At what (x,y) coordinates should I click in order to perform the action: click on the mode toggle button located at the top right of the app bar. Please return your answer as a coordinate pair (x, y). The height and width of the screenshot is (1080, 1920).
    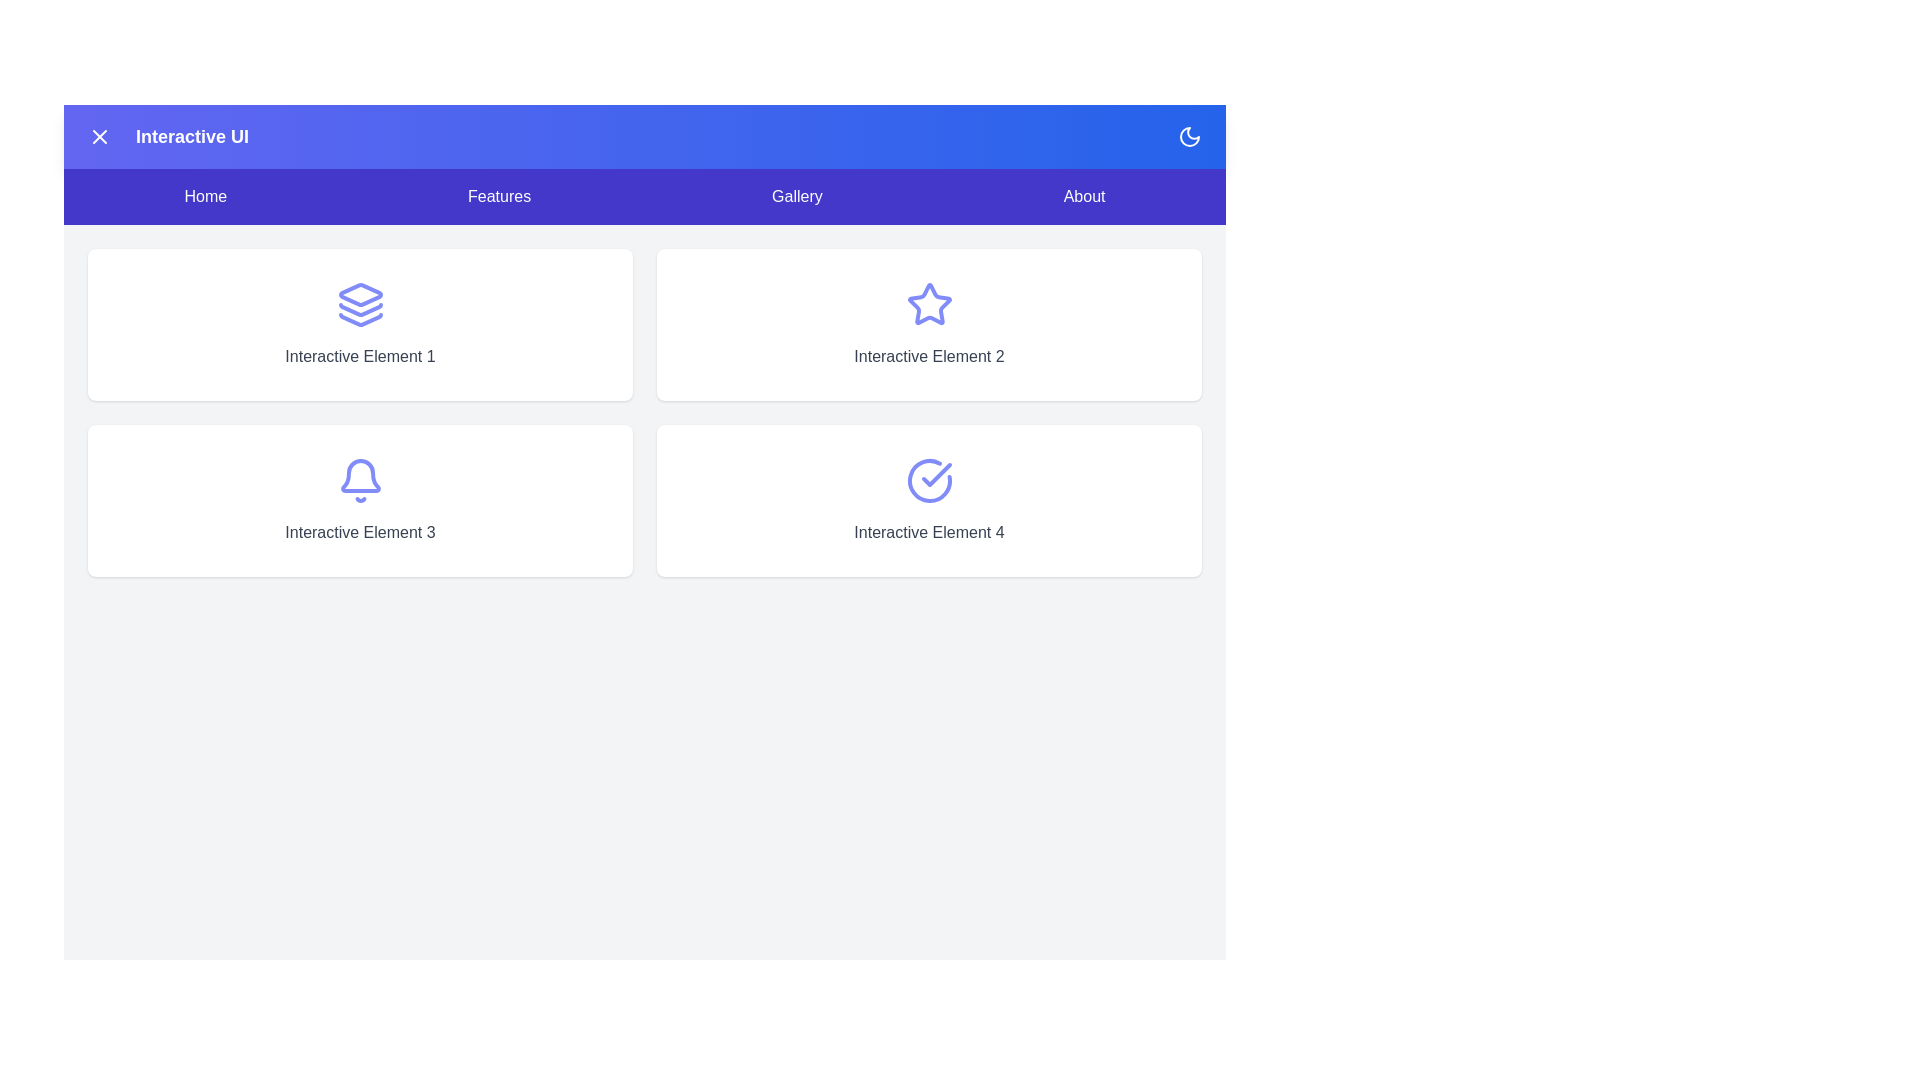
    Looking at the image, I should click on (1190, 136).